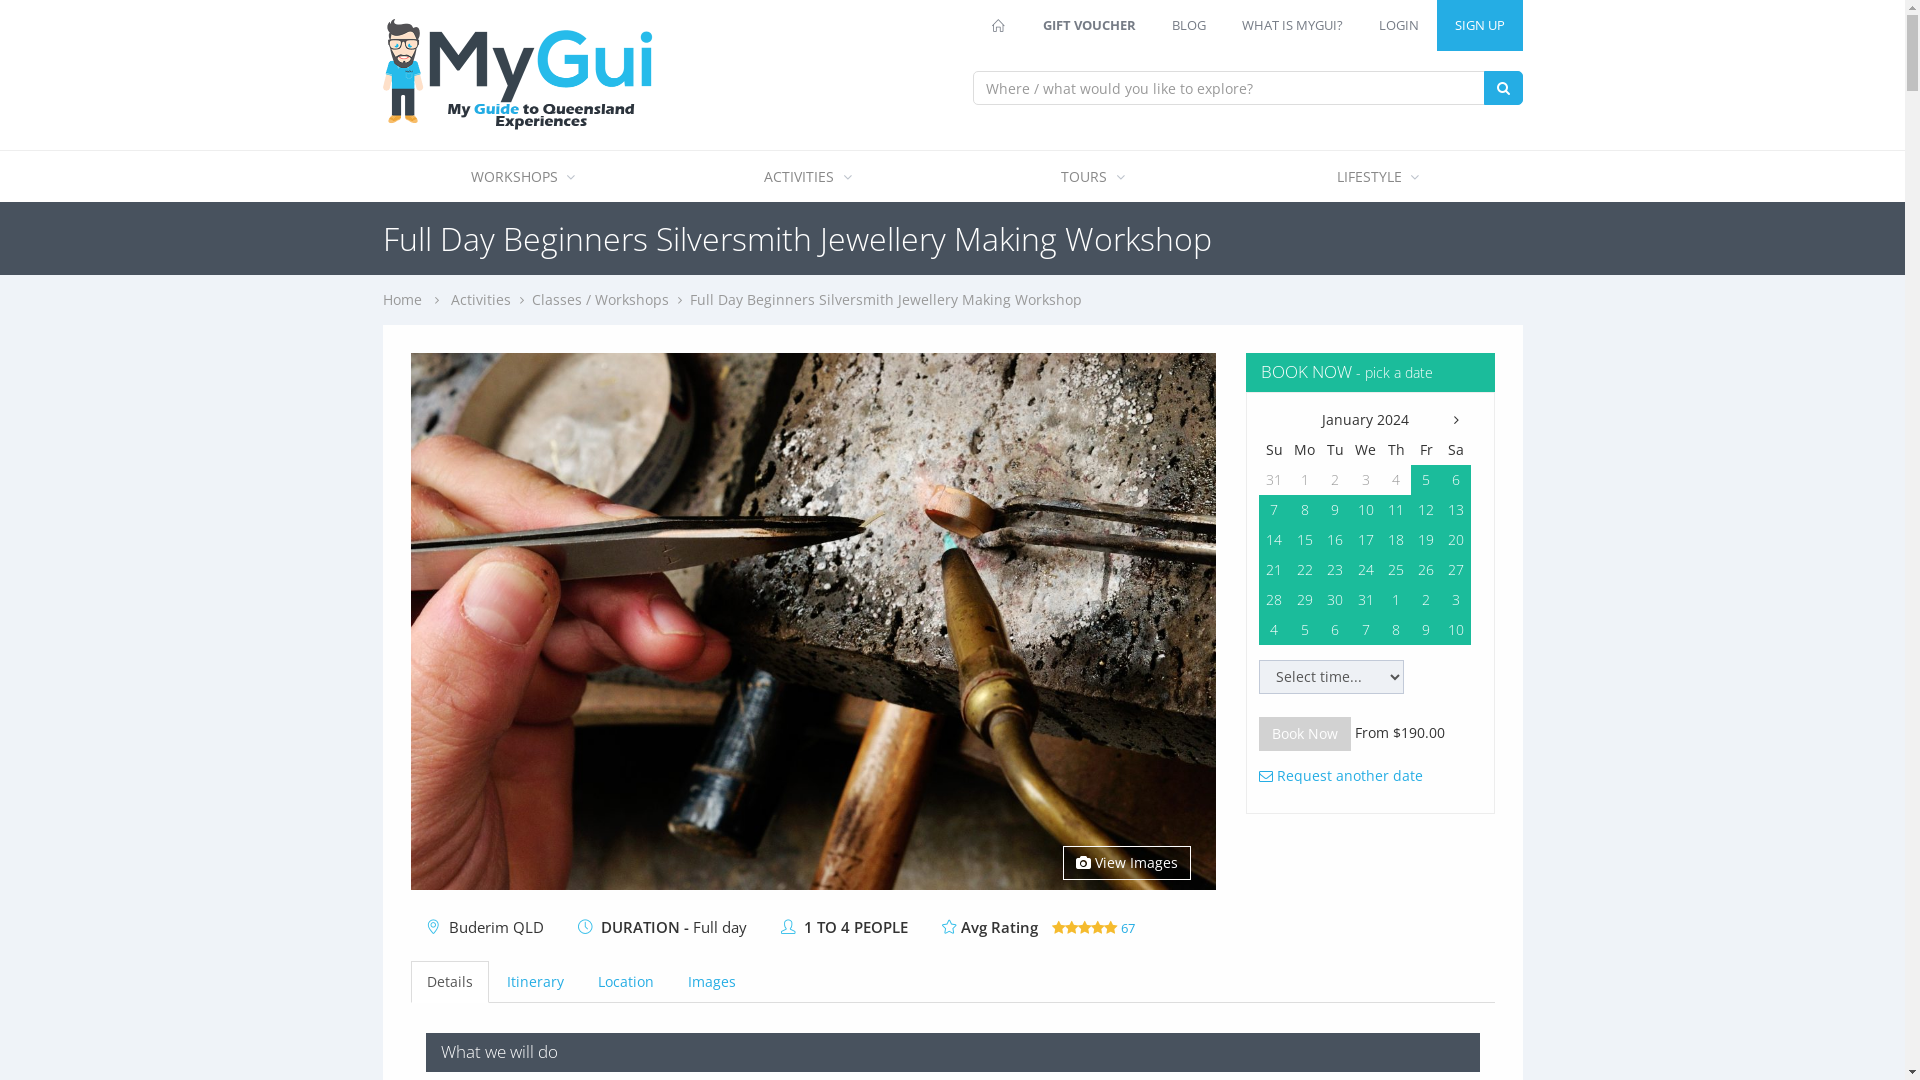  What do you see at coordinates (534, 981) in the screenshot?
I see `'Itinerary'` at bounding box center [534, 981].